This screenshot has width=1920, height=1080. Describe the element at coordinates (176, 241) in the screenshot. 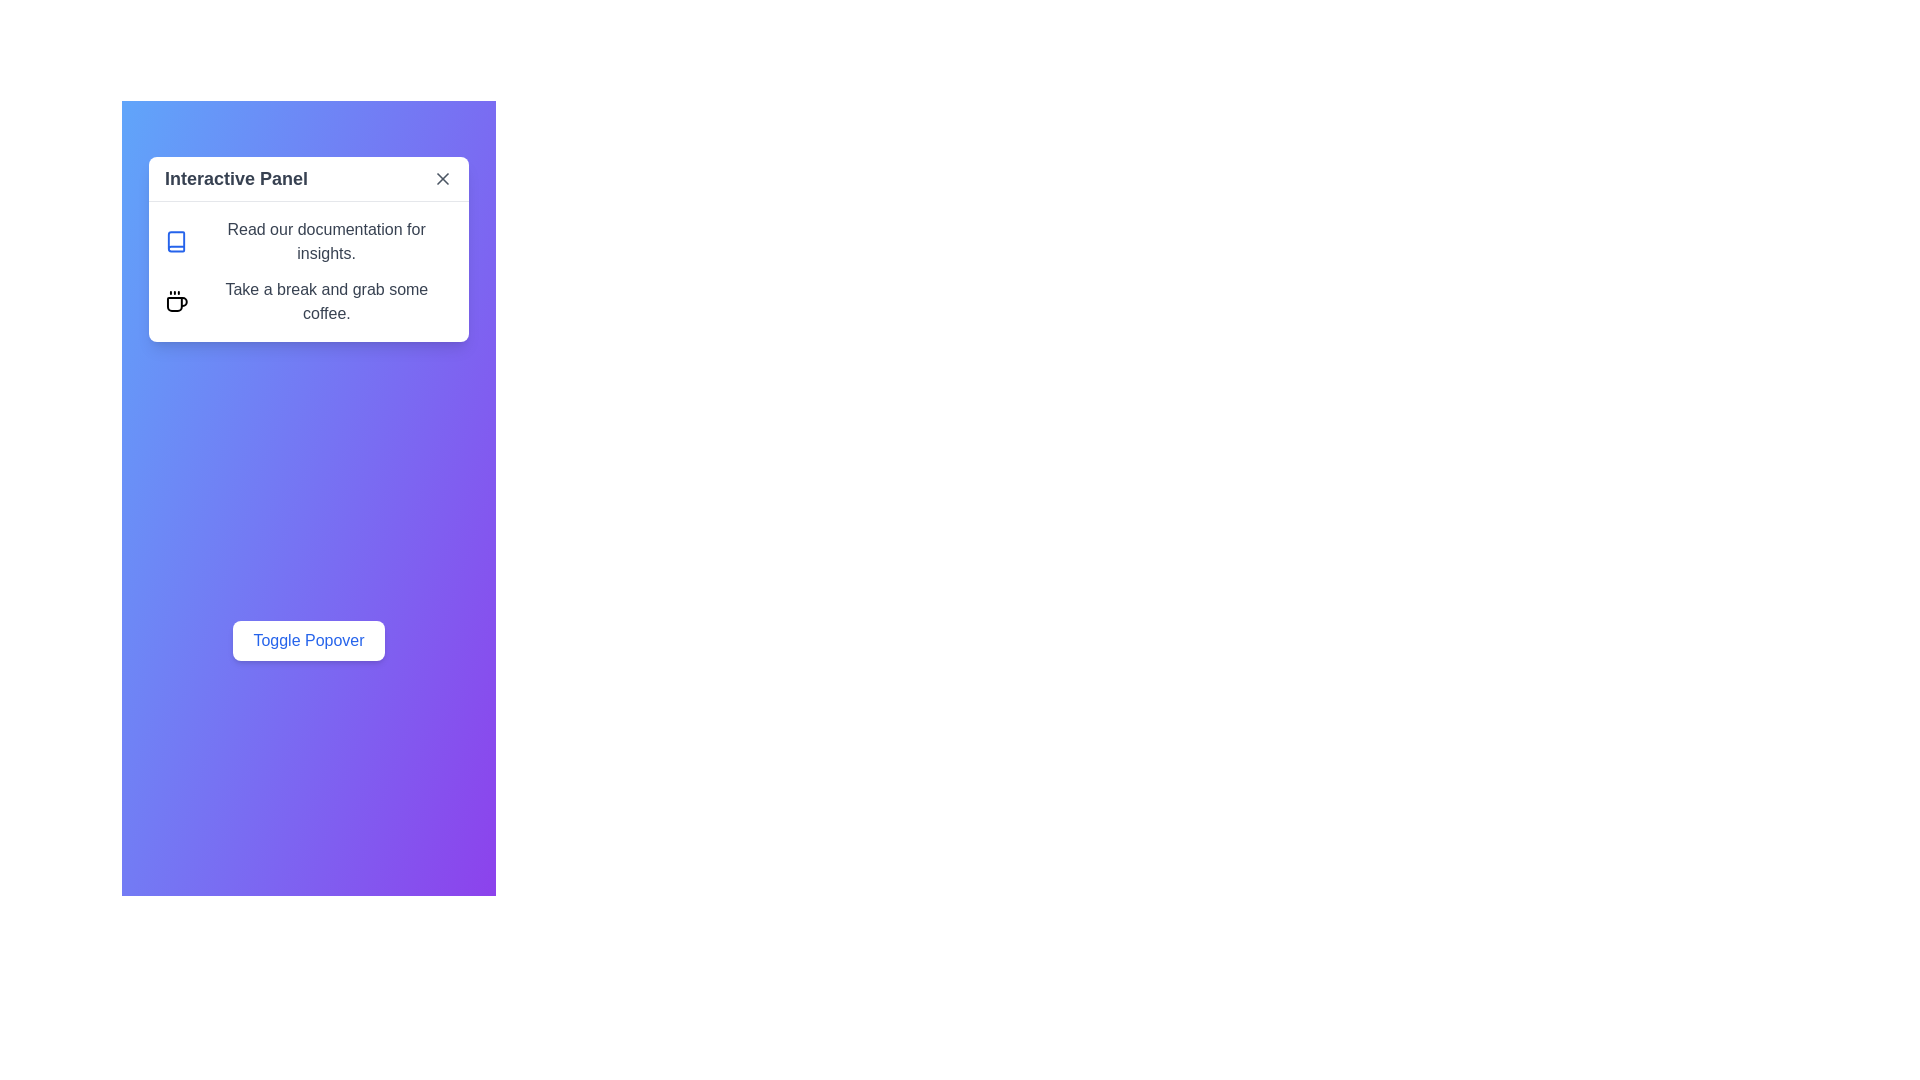

I see `the book icon that symbolizes documentation, located to the left of the text 'Read our documentation for insights.' in the 'Interactive Panel' section` at that location.